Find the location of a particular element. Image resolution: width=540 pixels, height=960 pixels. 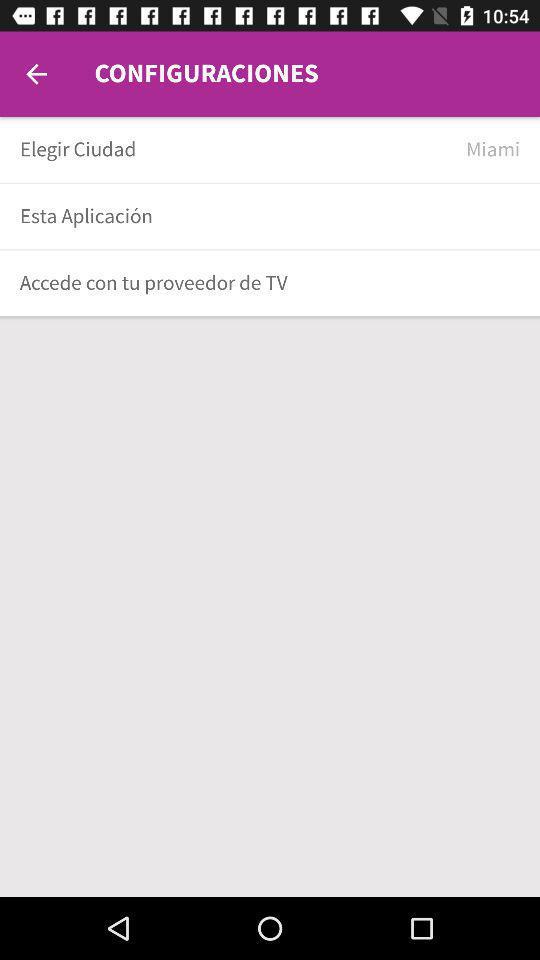

go back is located at coordinates (36, 74).